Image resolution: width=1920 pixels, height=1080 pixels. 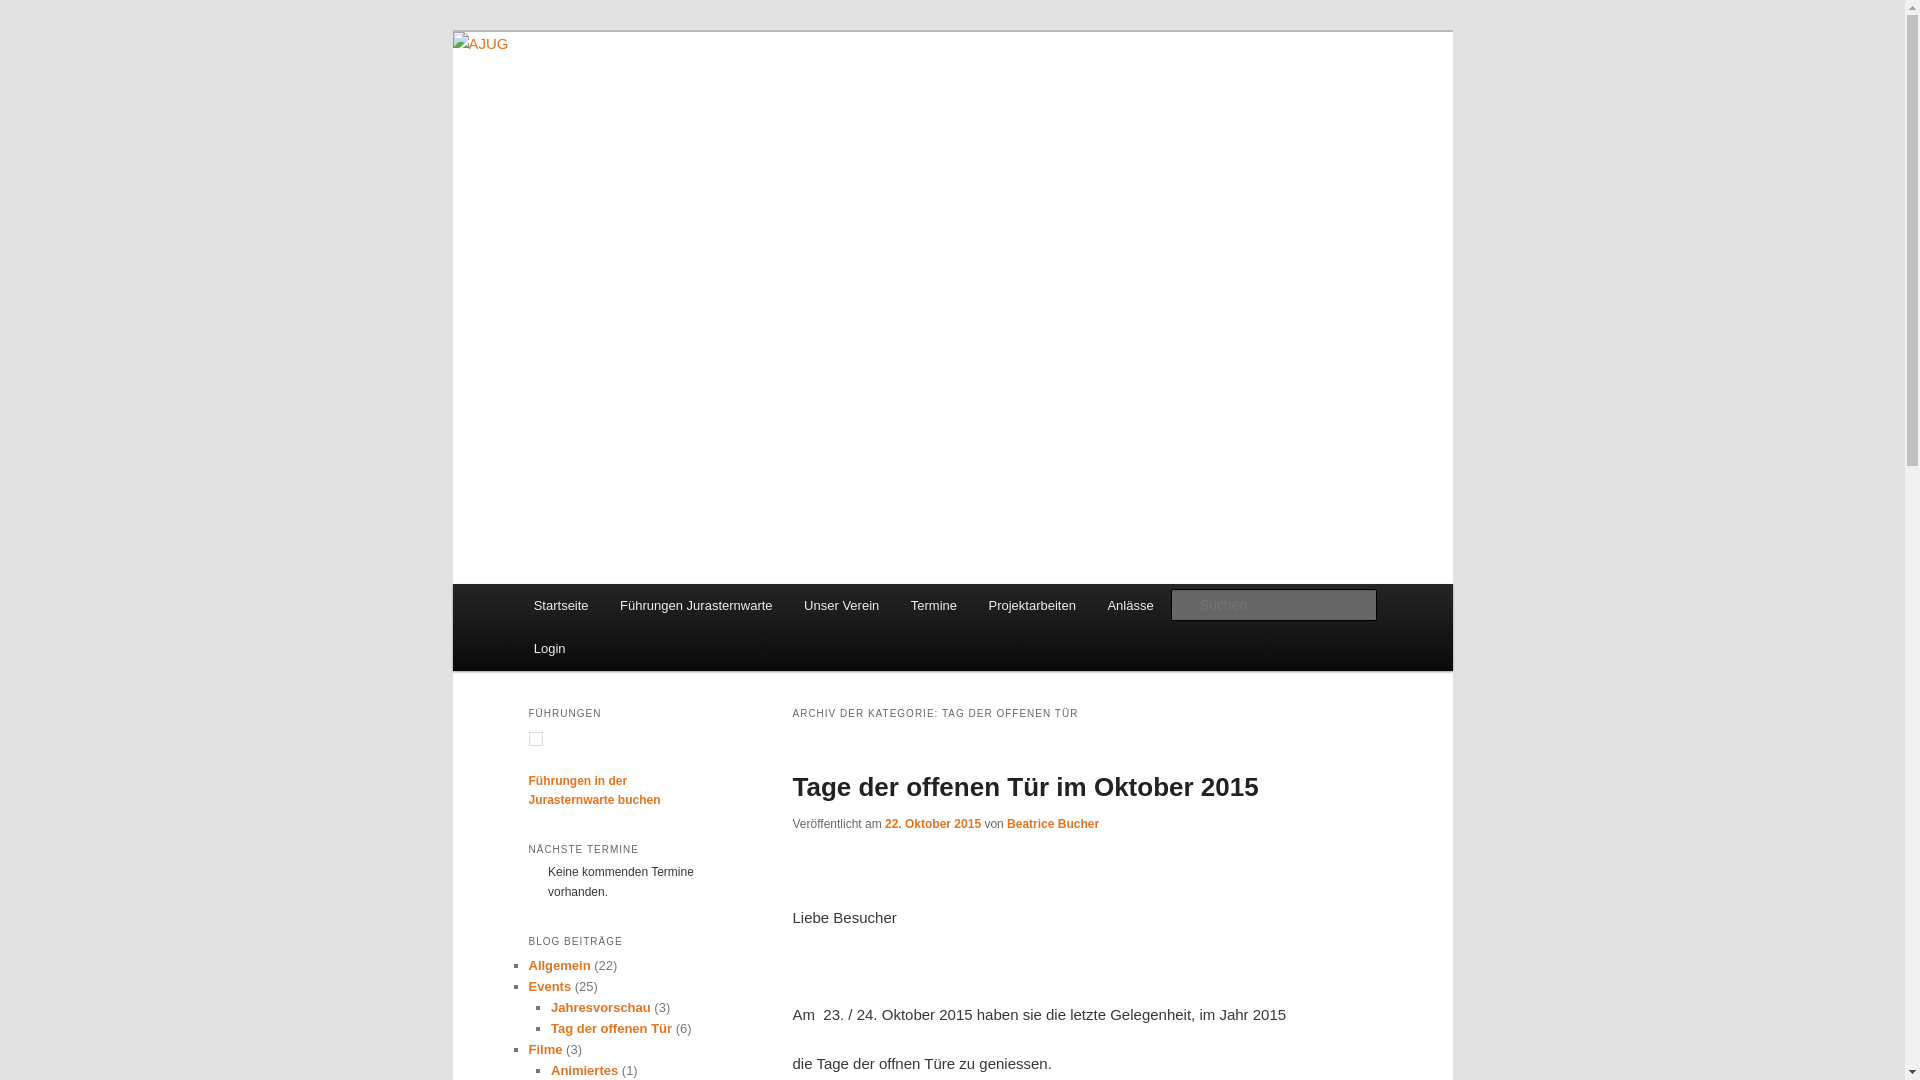 What do you see at coordinates (549, 648) in the screenshot?
I see `'Login'` at bounding box center [549, 648].